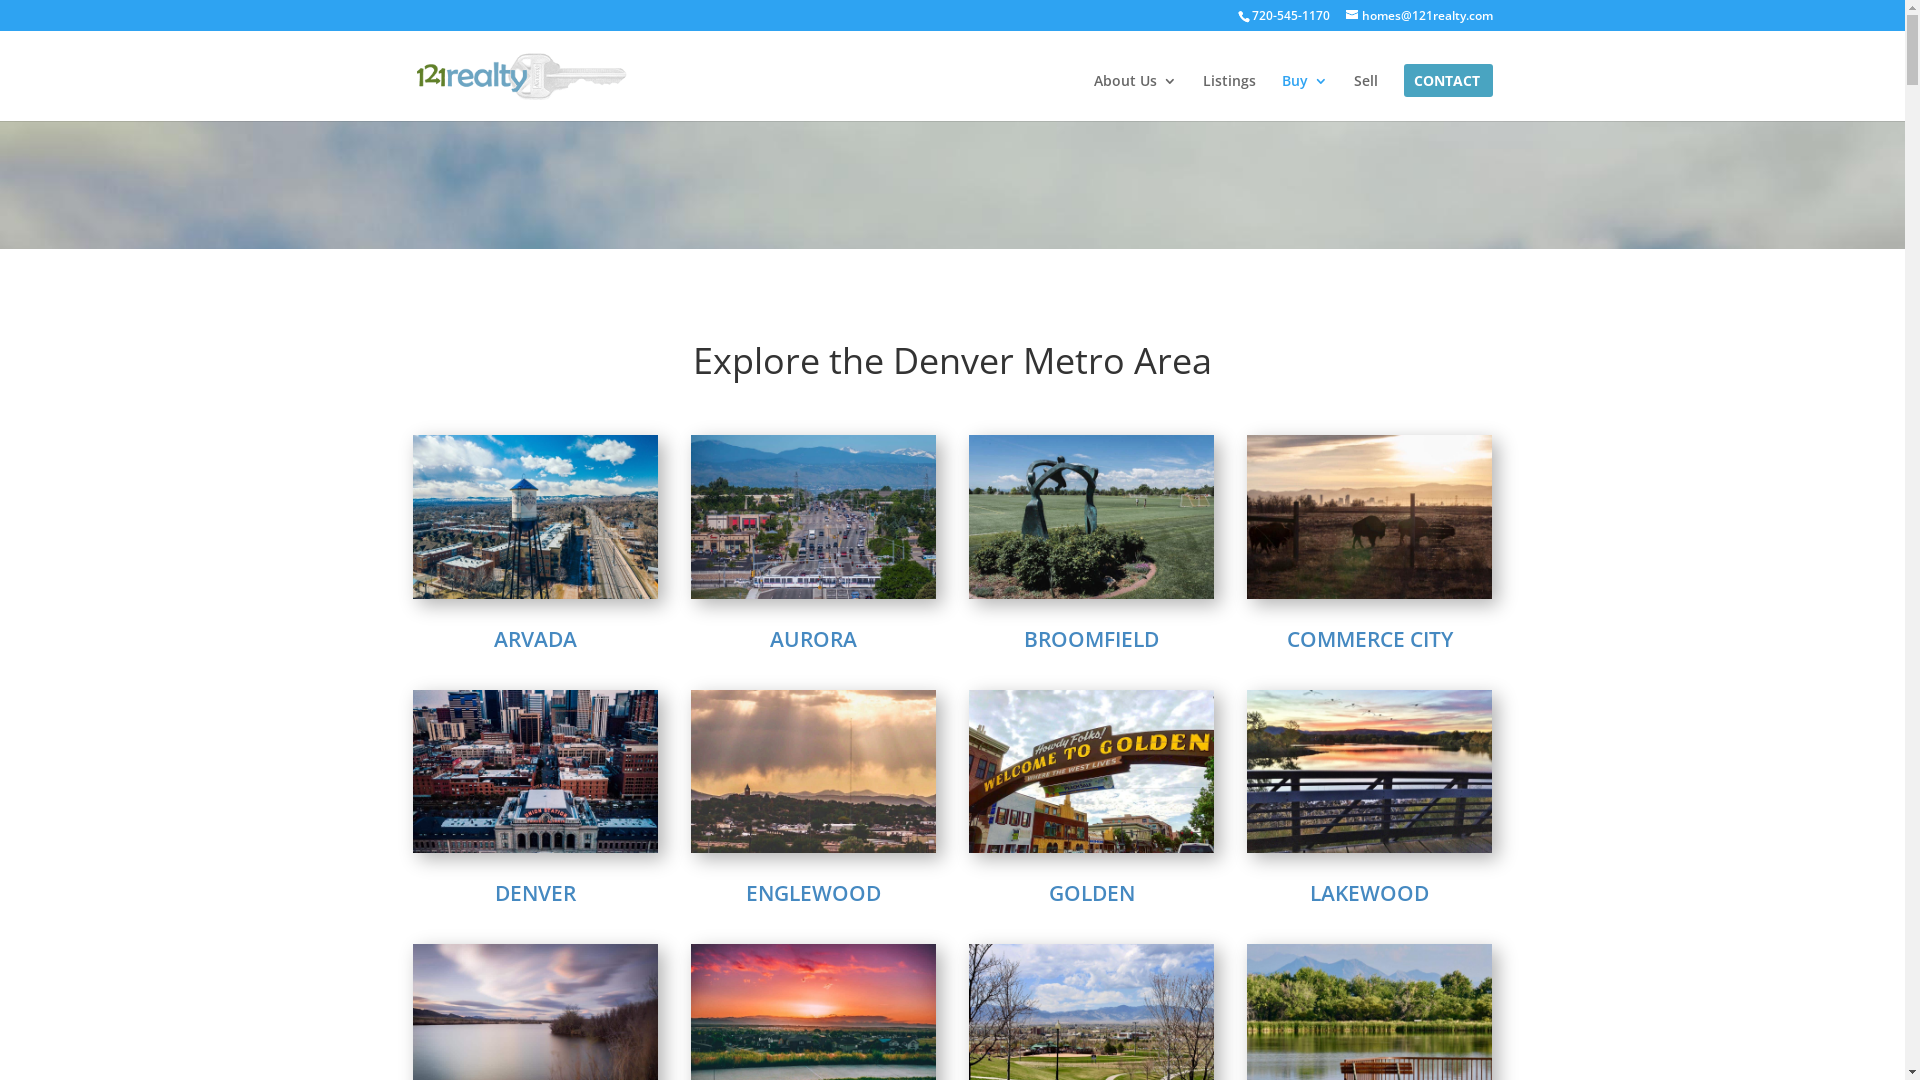  Describe the element at coordinates (1089, 892) in the screenshot. I see `'GOLDEN'` at that location.